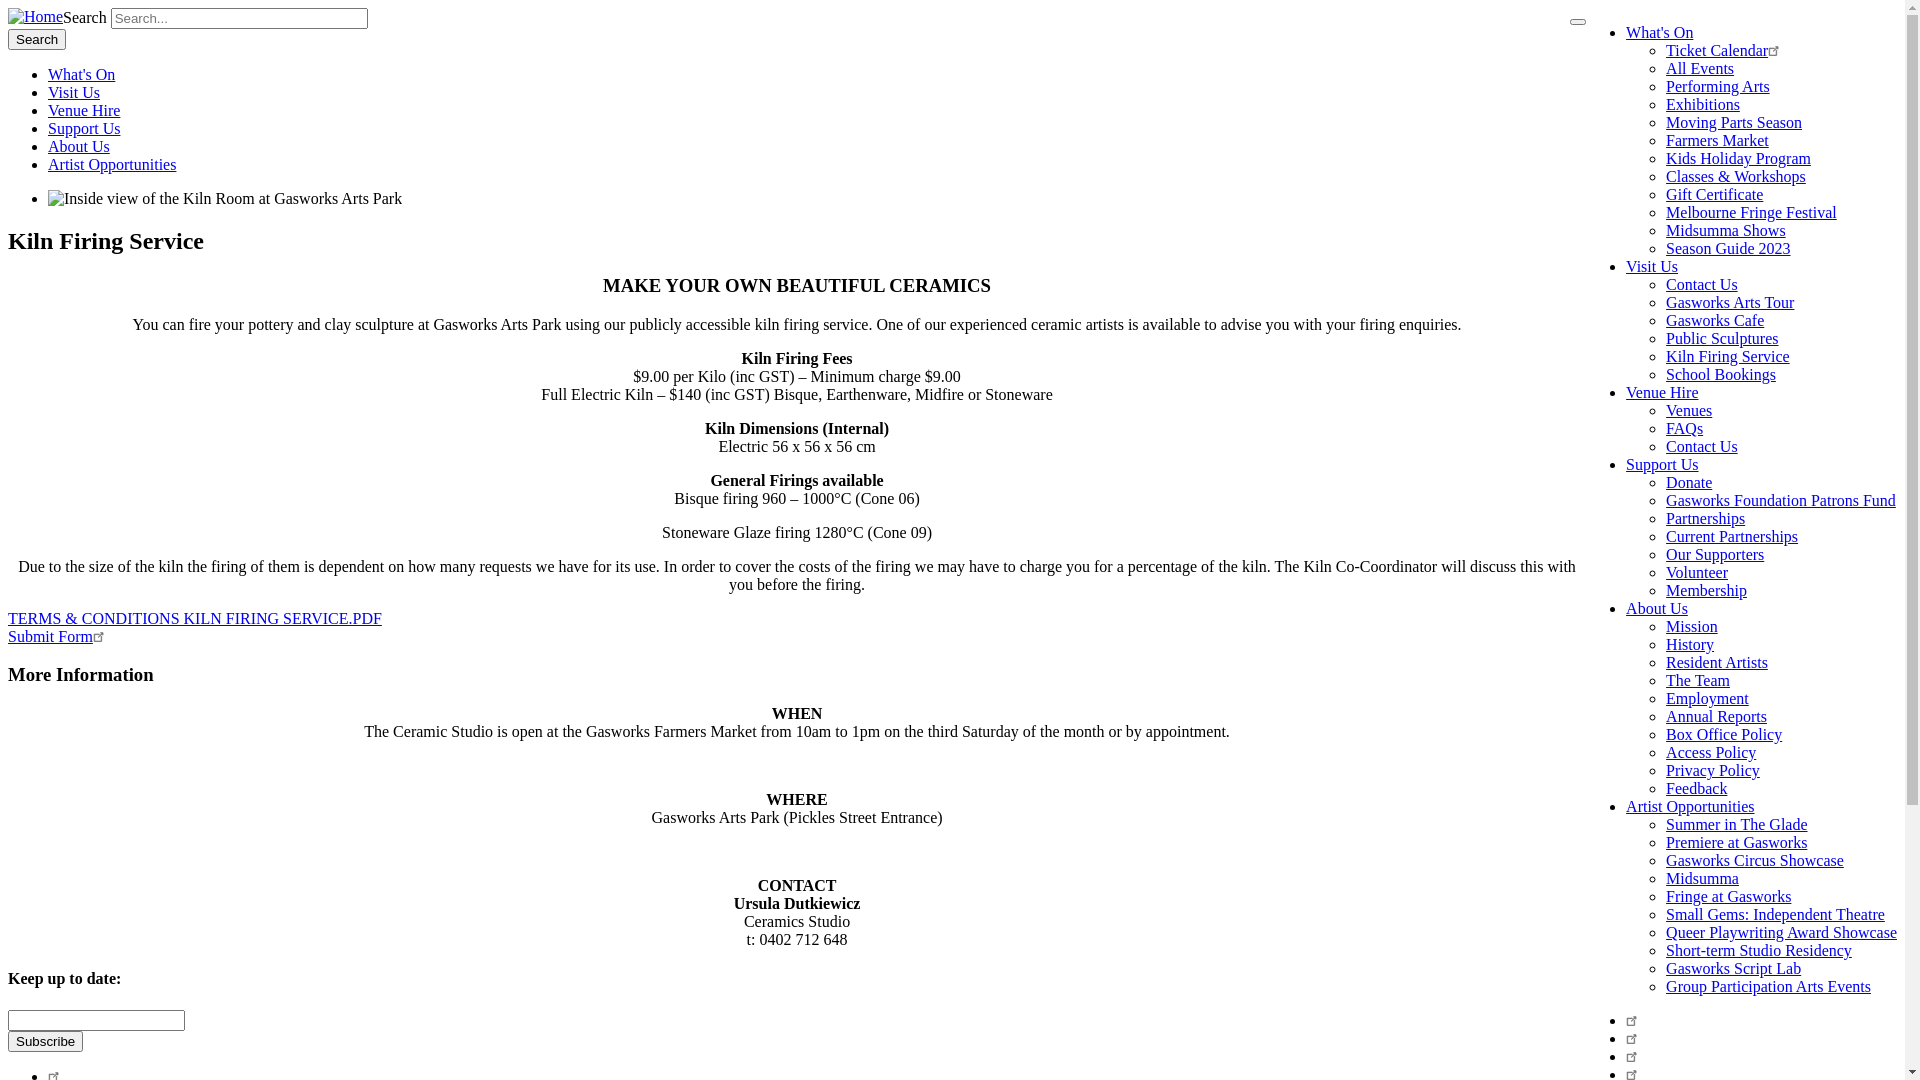 The image size is (1920, 1080). Describe the element at coordinates (1709, 752) in the screenshot. I see `'Access Policy'` at that location.